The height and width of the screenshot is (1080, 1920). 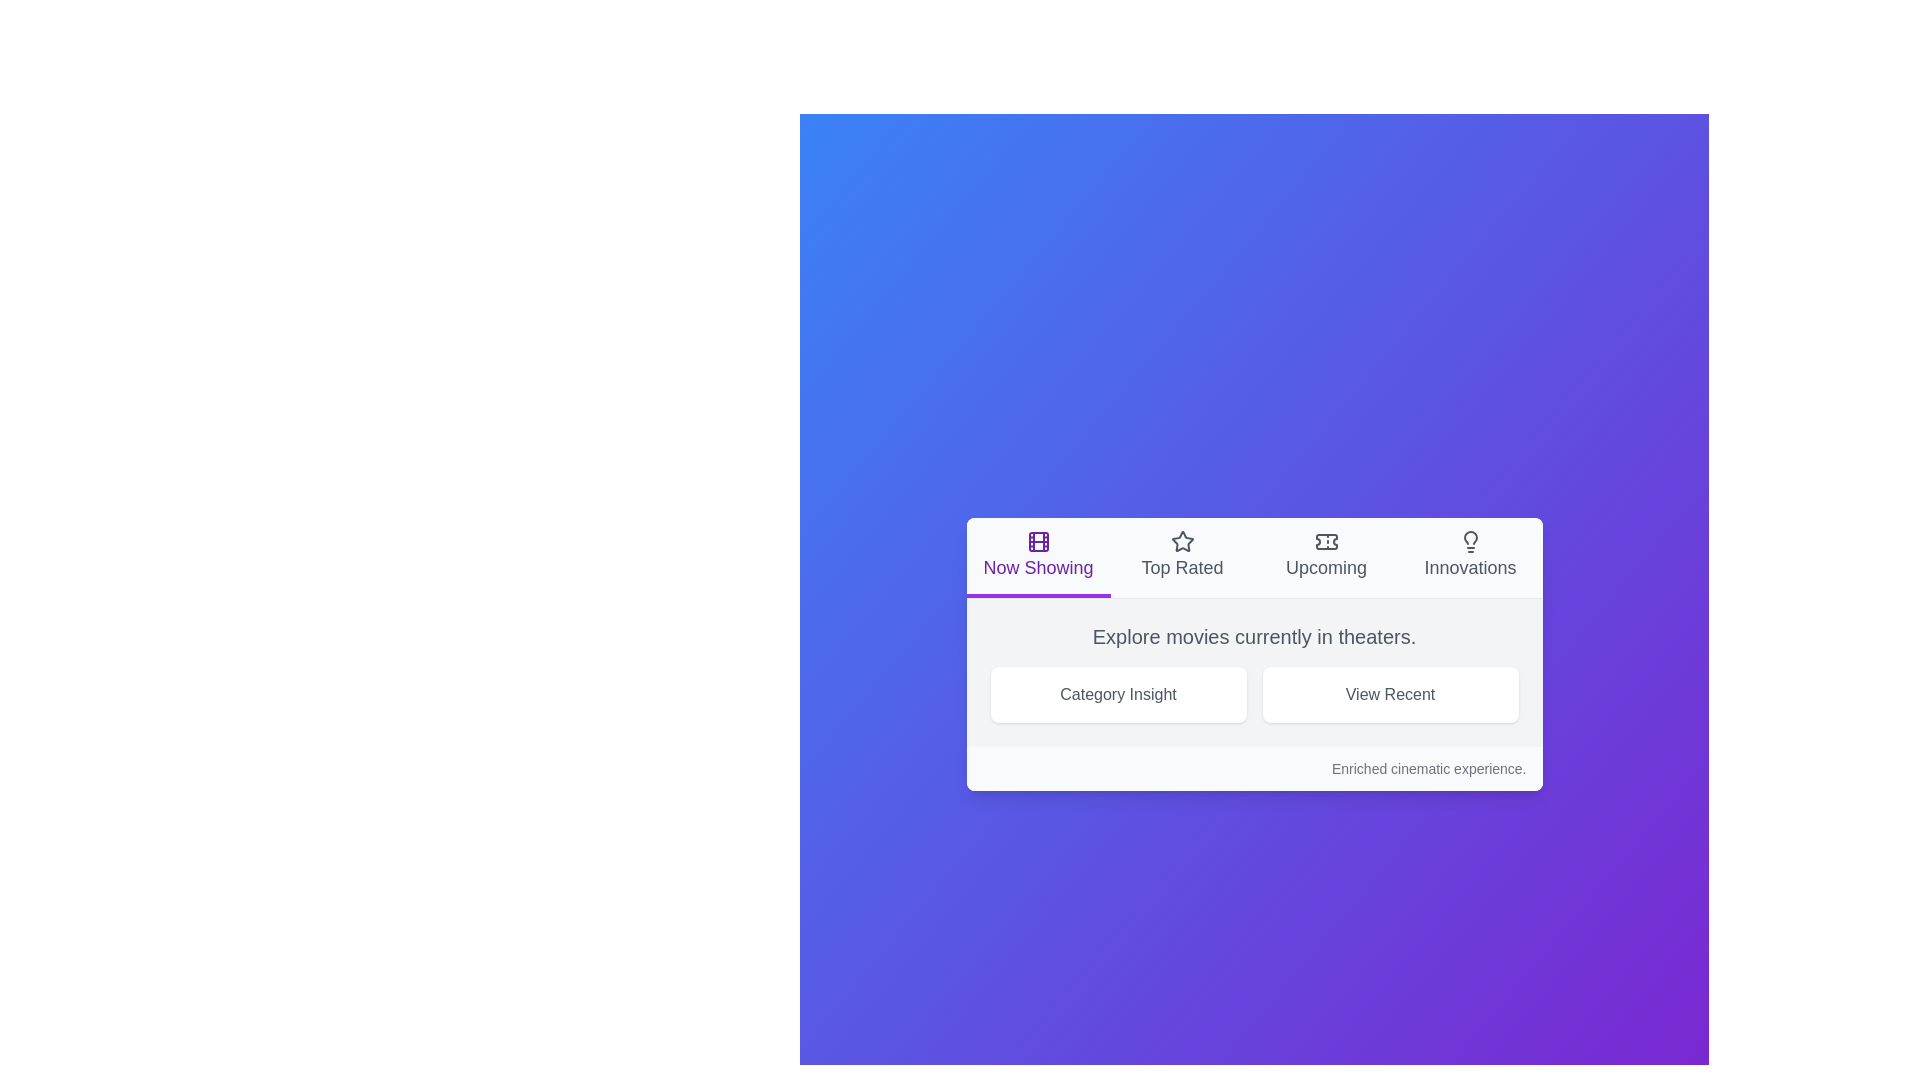 I want to click on the 'Now Showing' movies section text label located in the upper-left portion of the navigation bar, so click(x=1038, y=567).